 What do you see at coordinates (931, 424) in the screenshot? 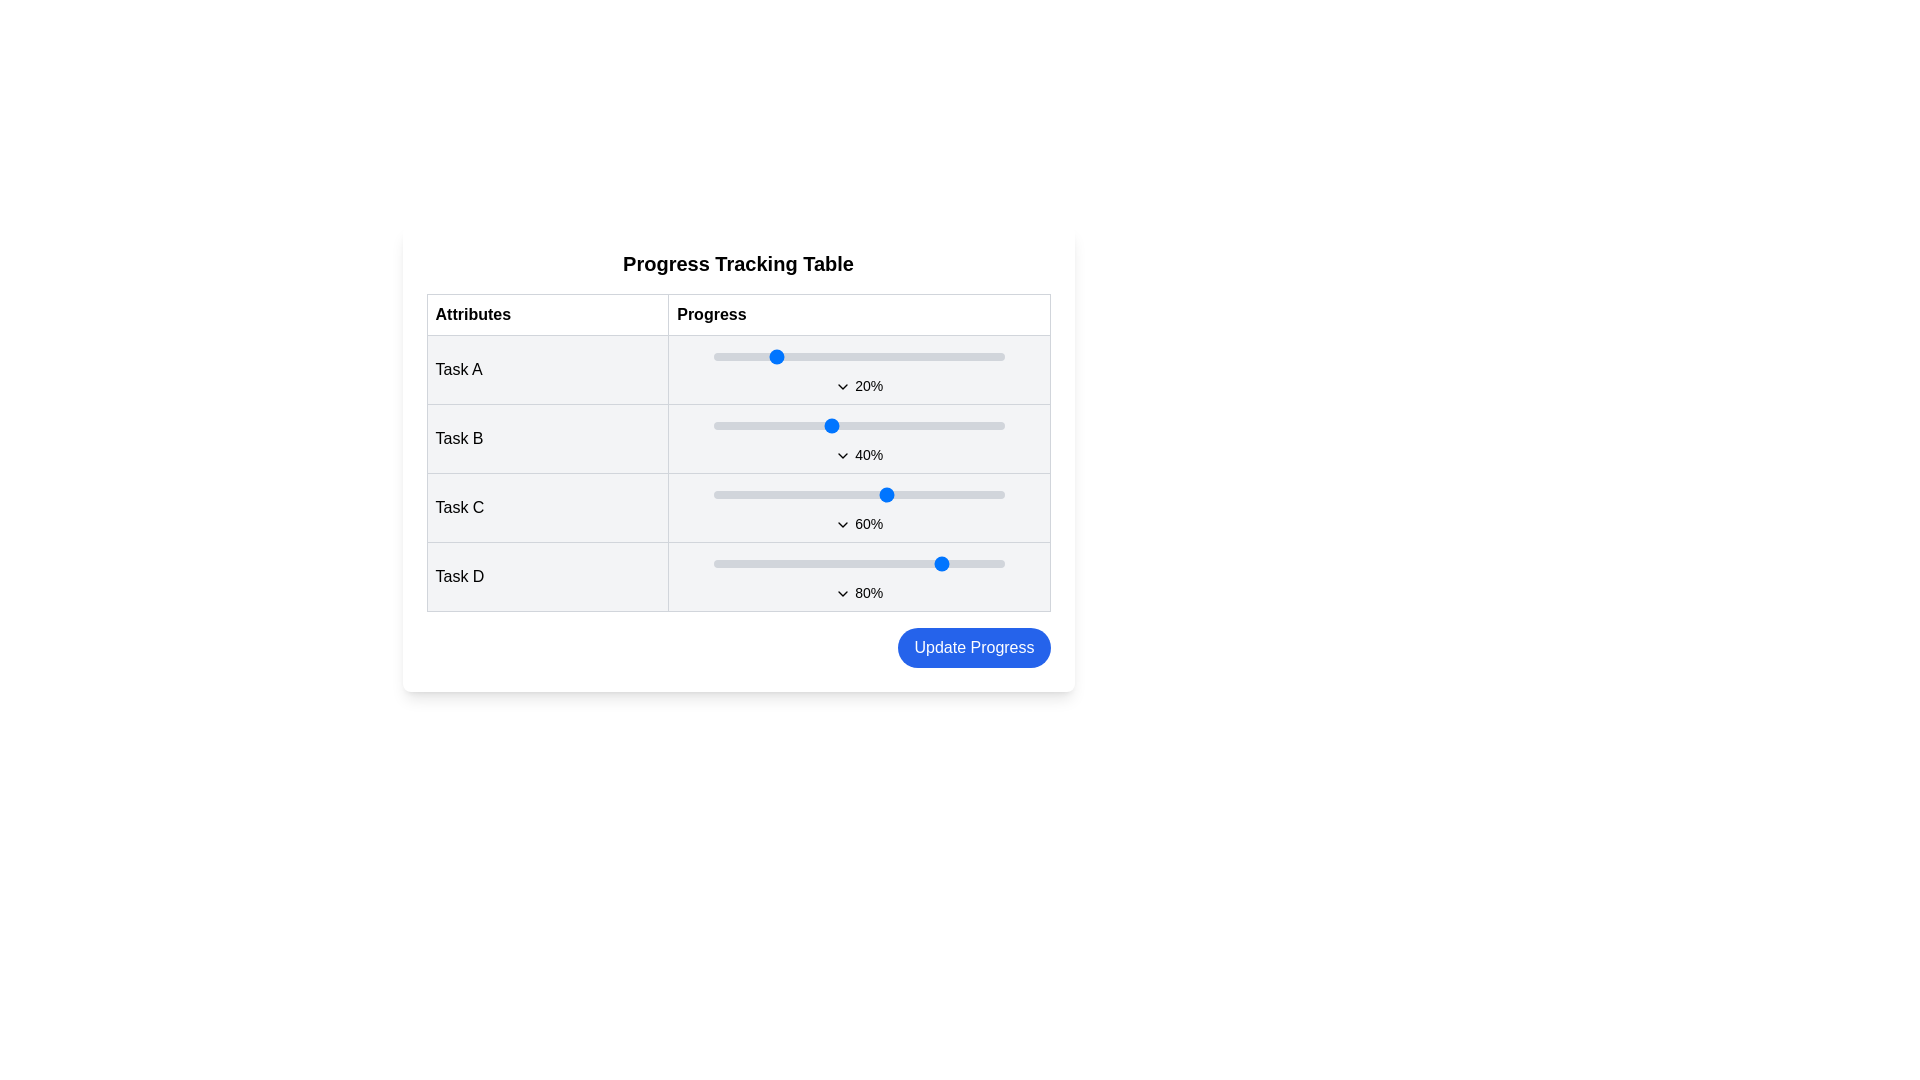
I see `progress` at bounding box center [931, 424].